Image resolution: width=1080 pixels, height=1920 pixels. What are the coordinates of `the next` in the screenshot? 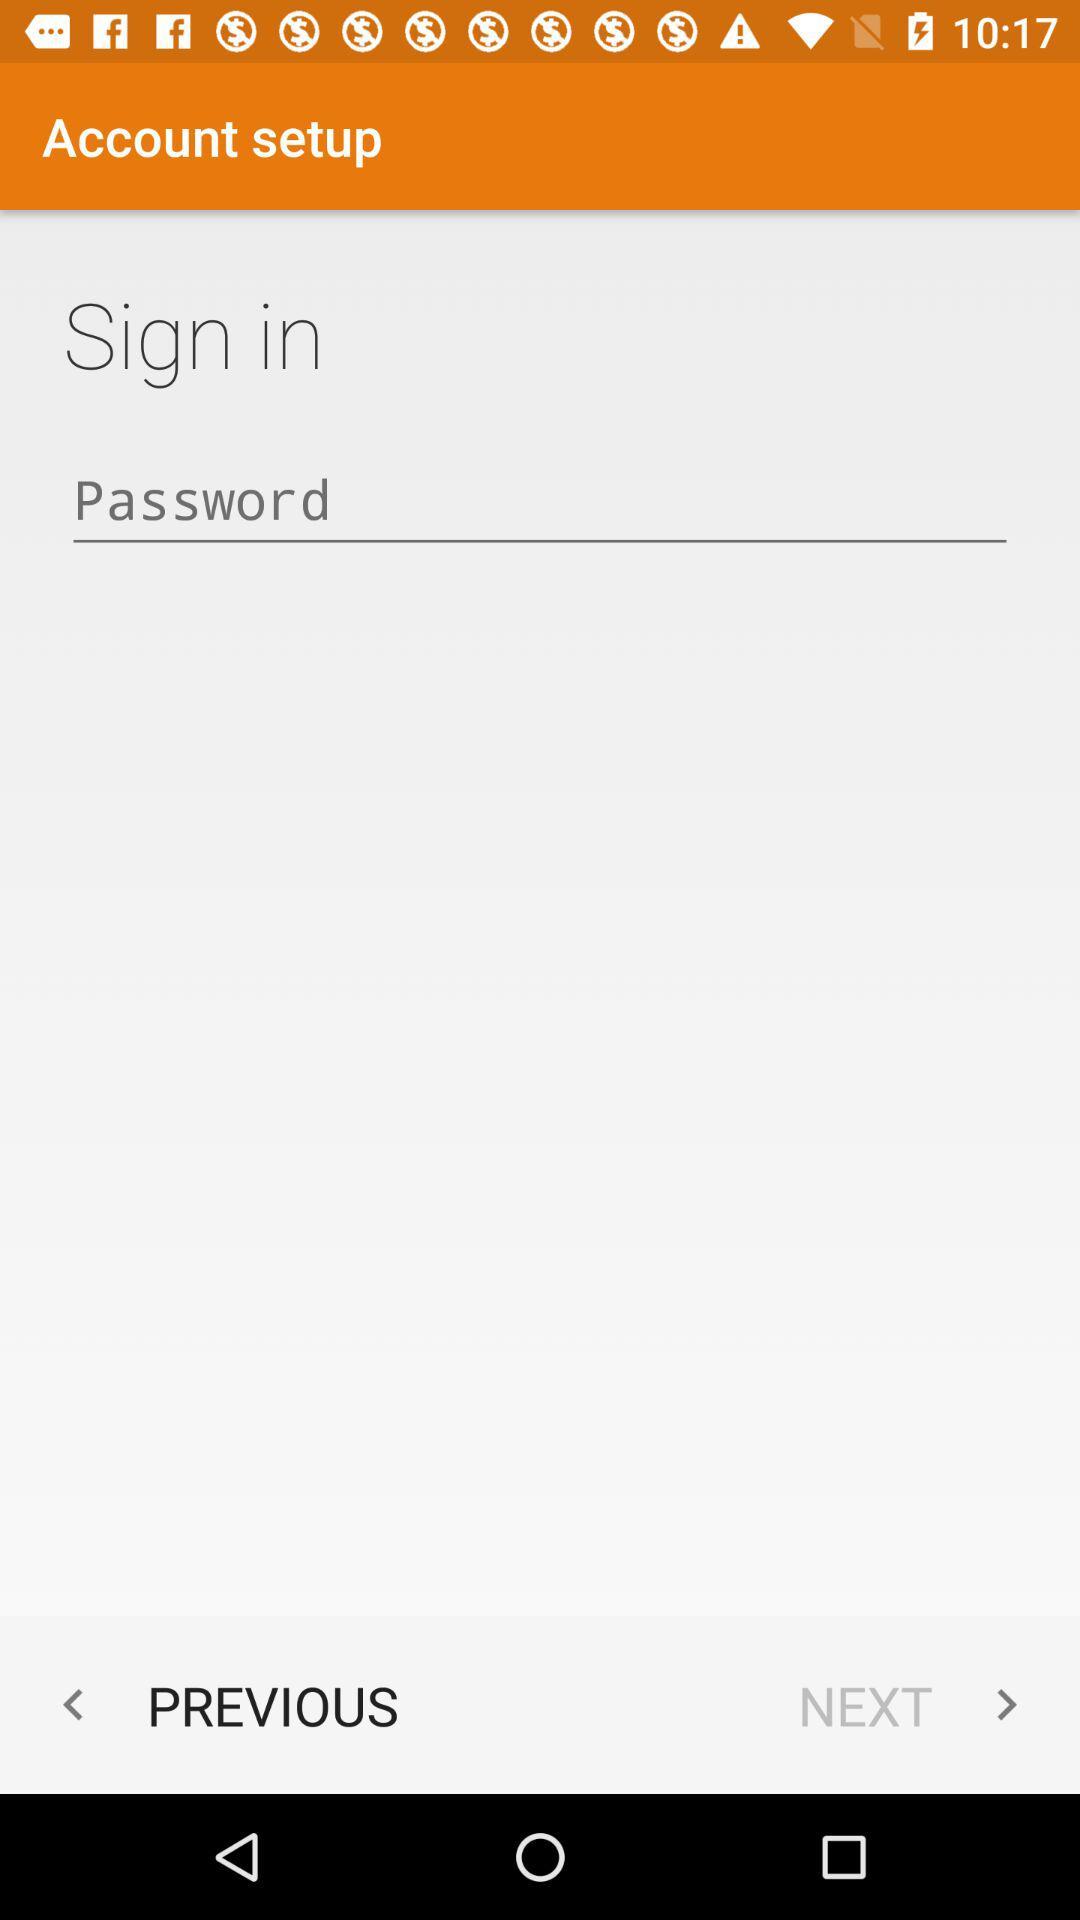 It's located at (918, 1704).